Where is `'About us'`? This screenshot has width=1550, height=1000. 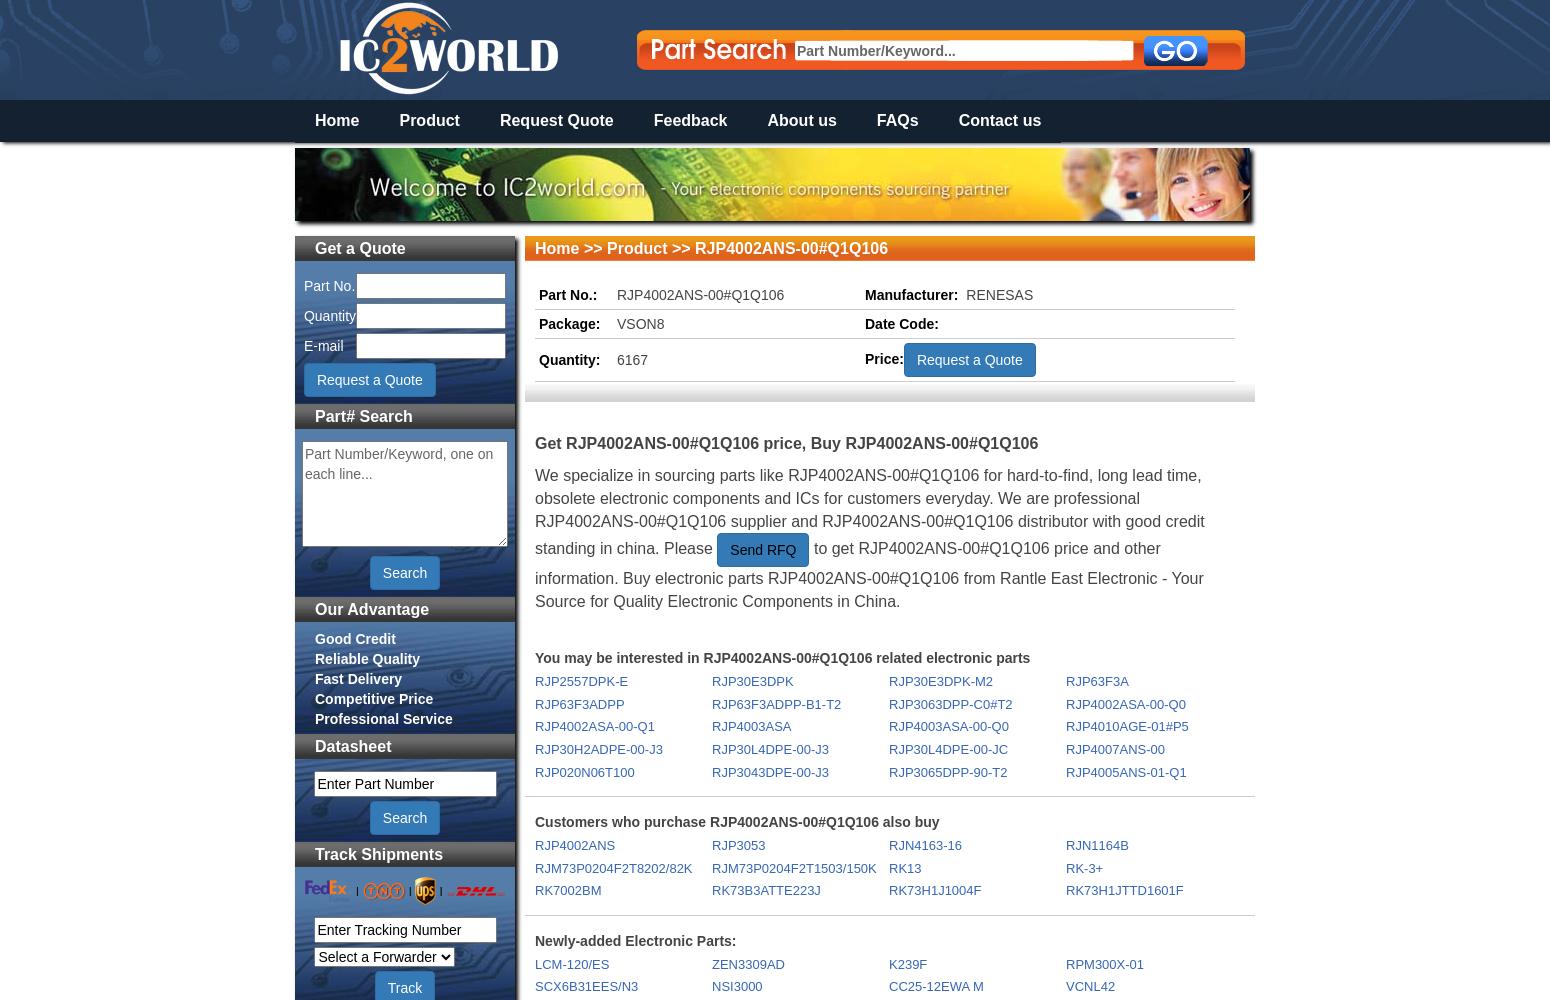
'About us' is located at coordinates (800, 119).